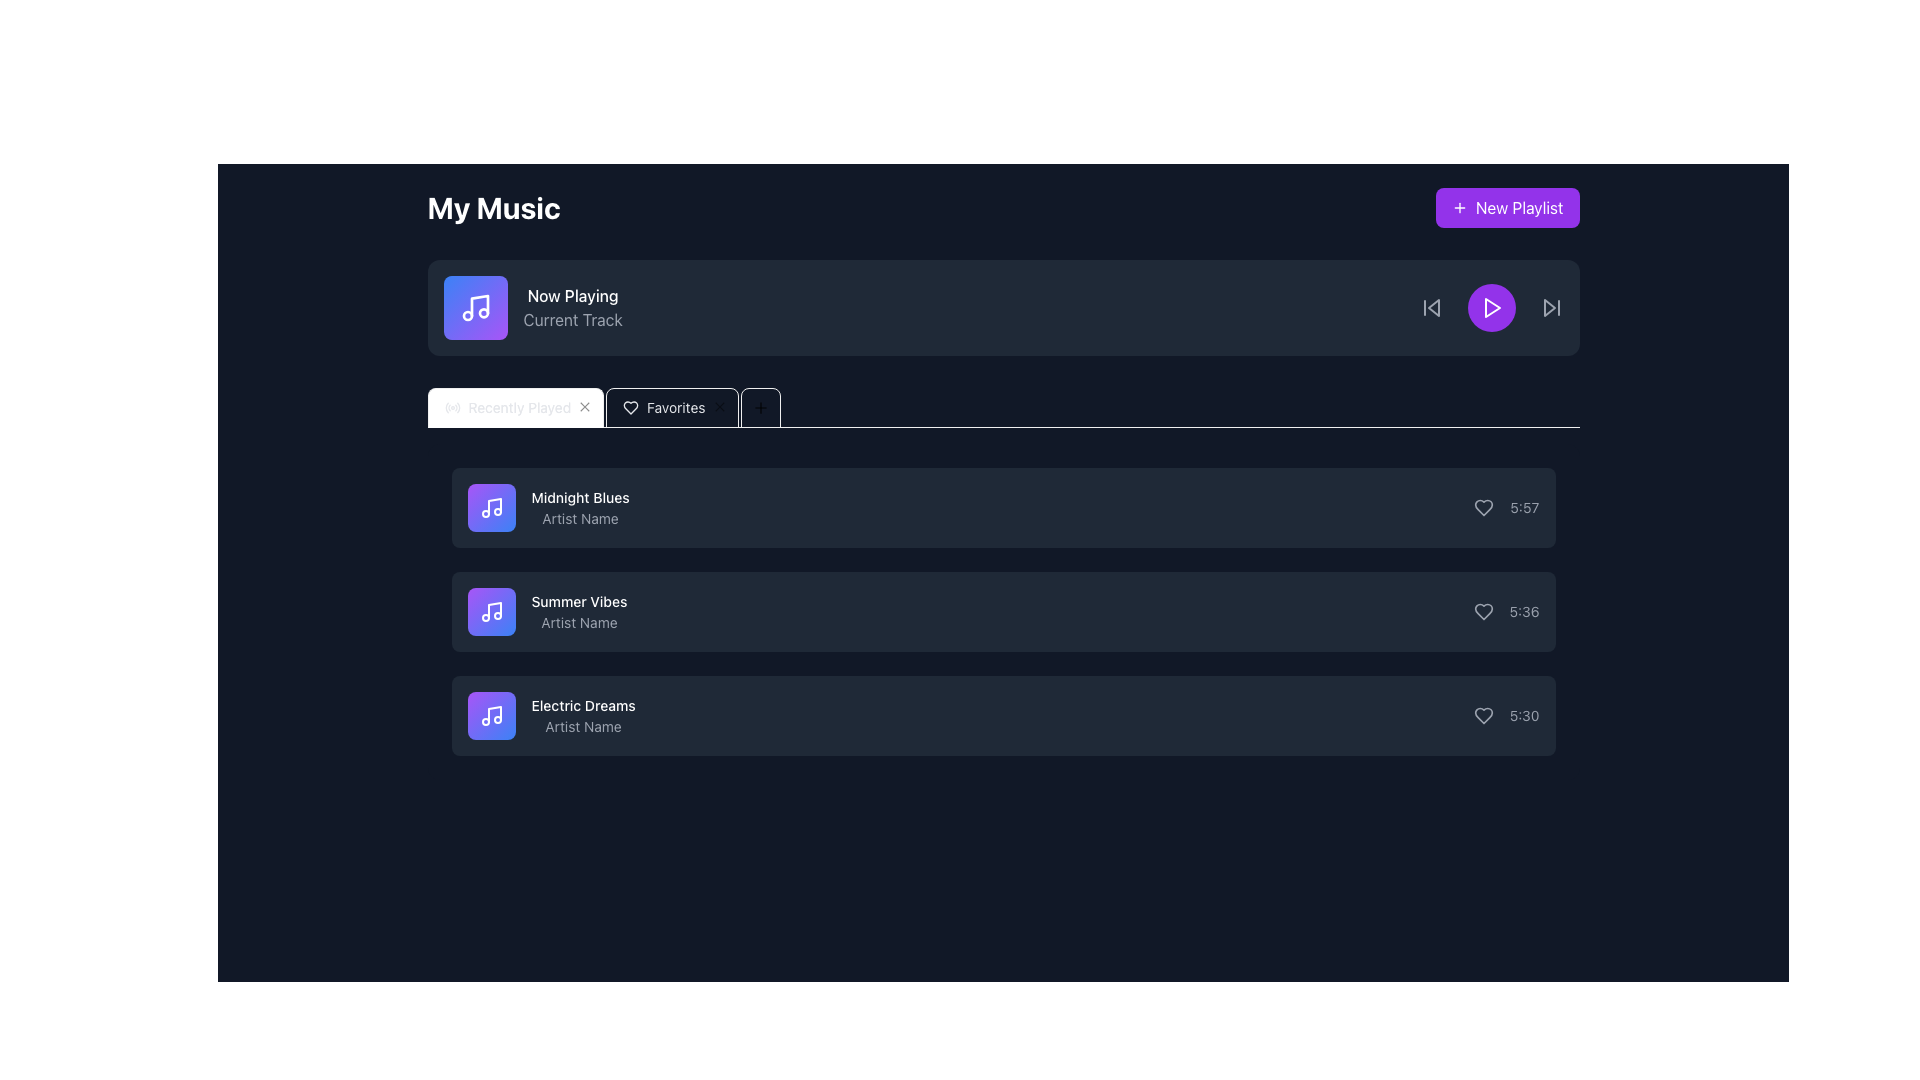 This screenshot has width=1920, height=1080. What do you see at coordinates (582, 704) in the screenshot?
I see `the Text Label displaying the title for the music item, which indicates the name of the song or playlist, specifically 'Electric Dreams' located within the third item of the vertically-arranged music list` at bounding box center [582, 704].